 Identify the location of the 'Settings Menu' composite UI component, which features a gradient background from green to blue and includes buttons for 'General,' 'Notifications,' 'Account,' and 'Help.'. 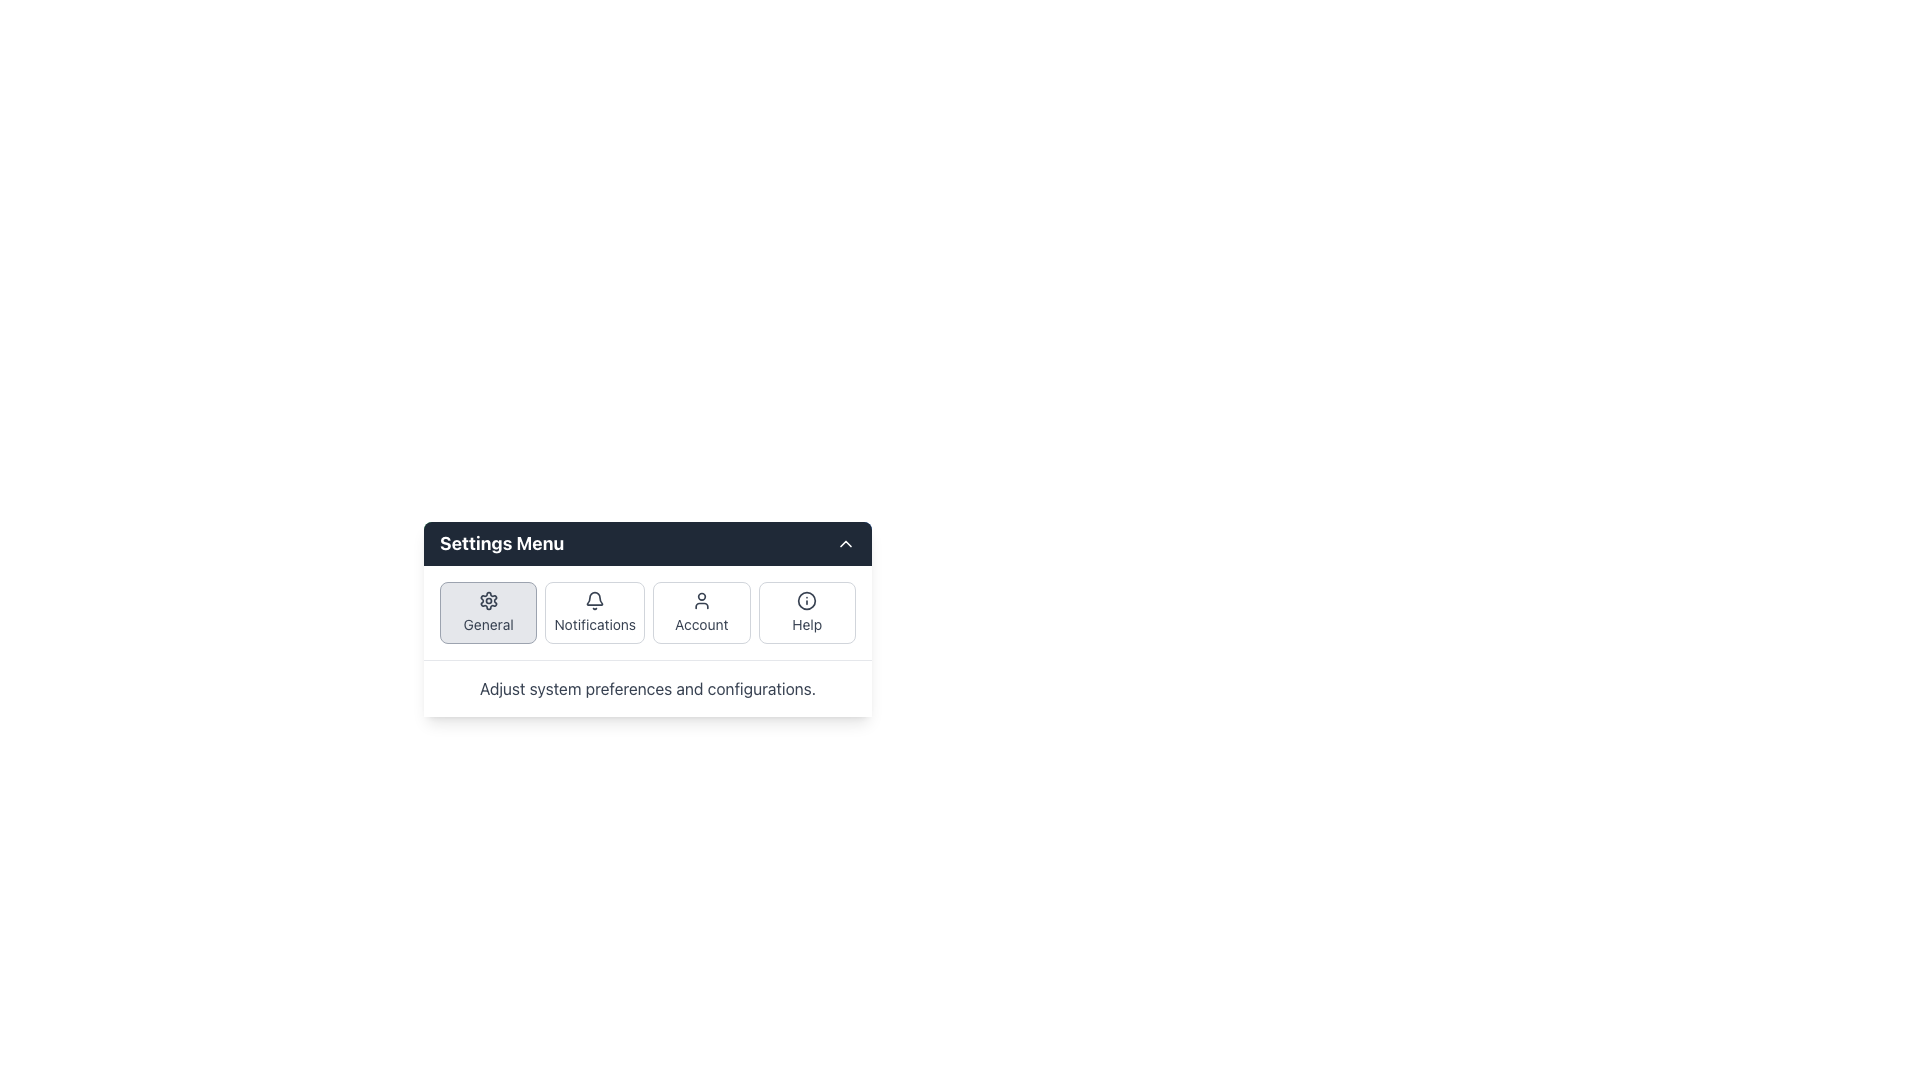
(648, 617).